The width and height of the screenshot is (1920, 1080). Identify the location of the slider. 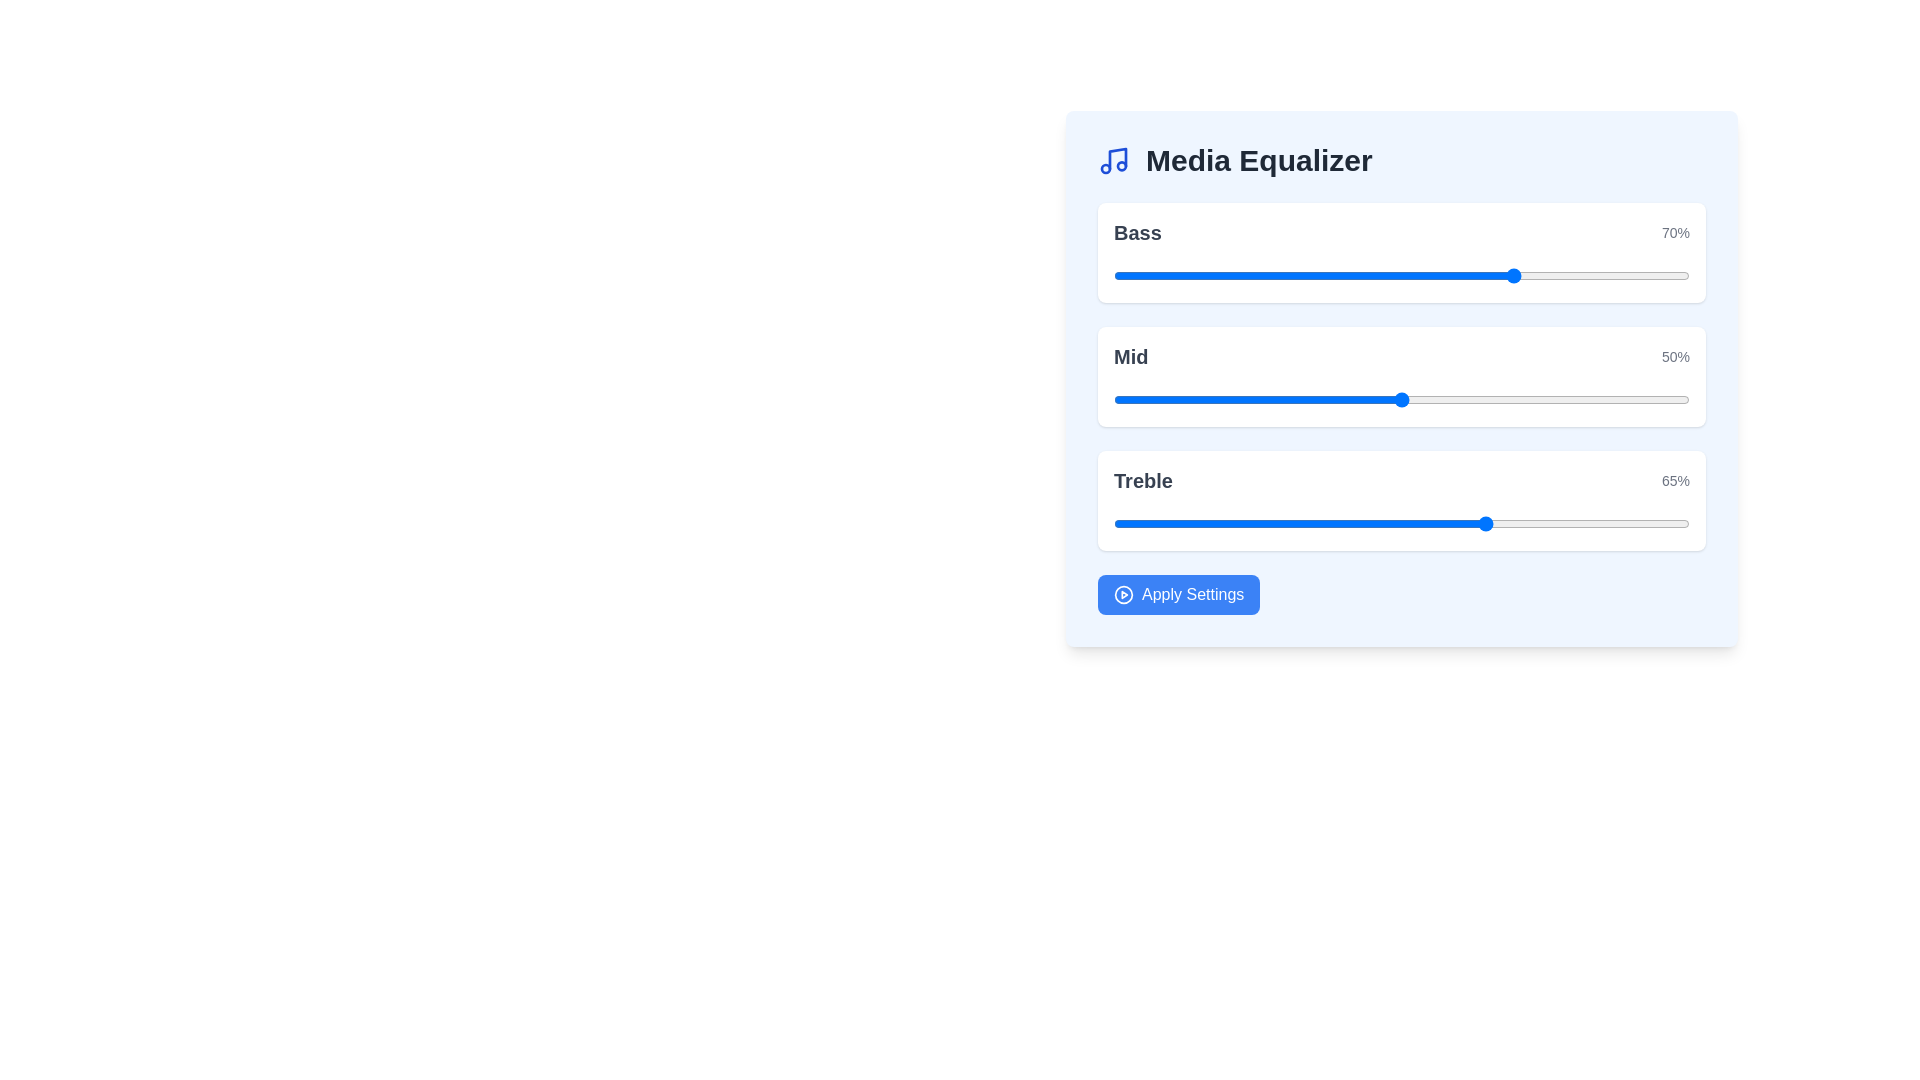
(1550, 400).